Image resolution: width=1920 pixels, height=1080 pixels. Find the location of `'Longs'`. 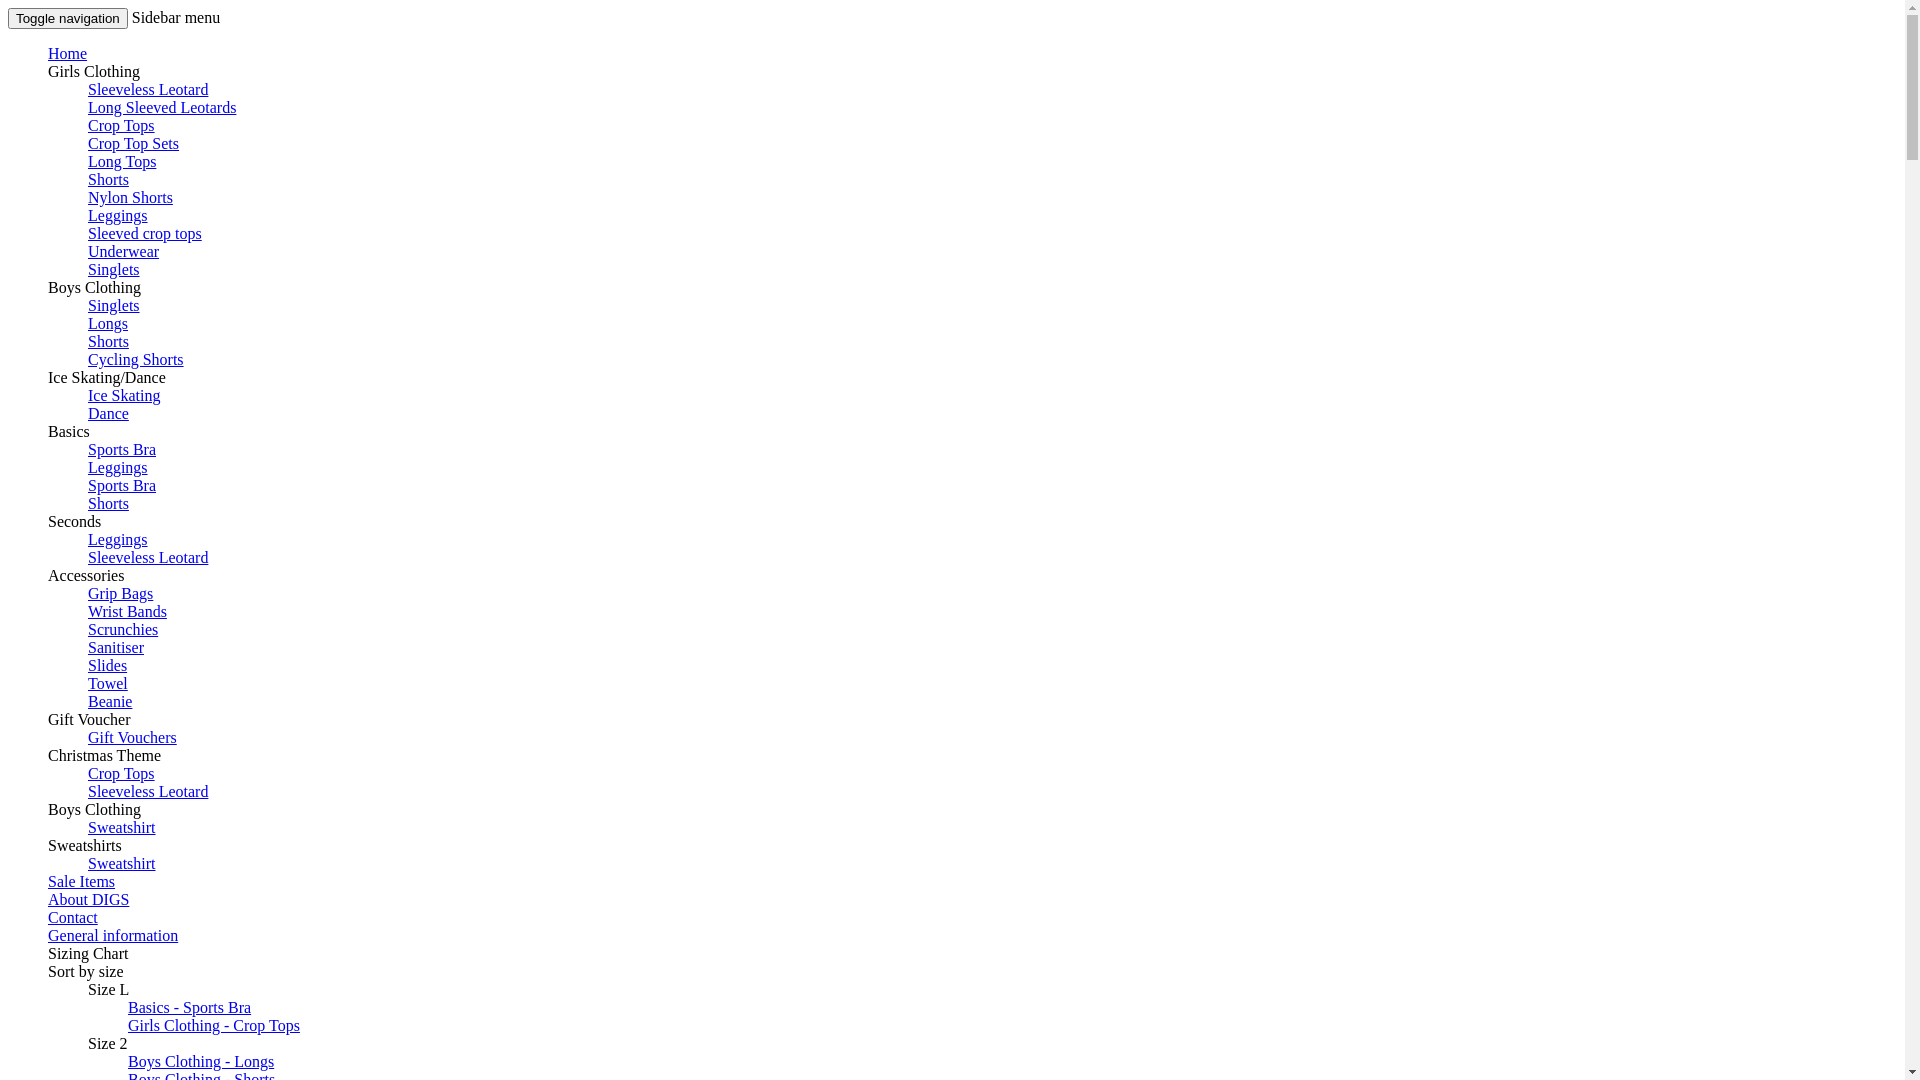

'Longs' is located at coordinates (106, 322).